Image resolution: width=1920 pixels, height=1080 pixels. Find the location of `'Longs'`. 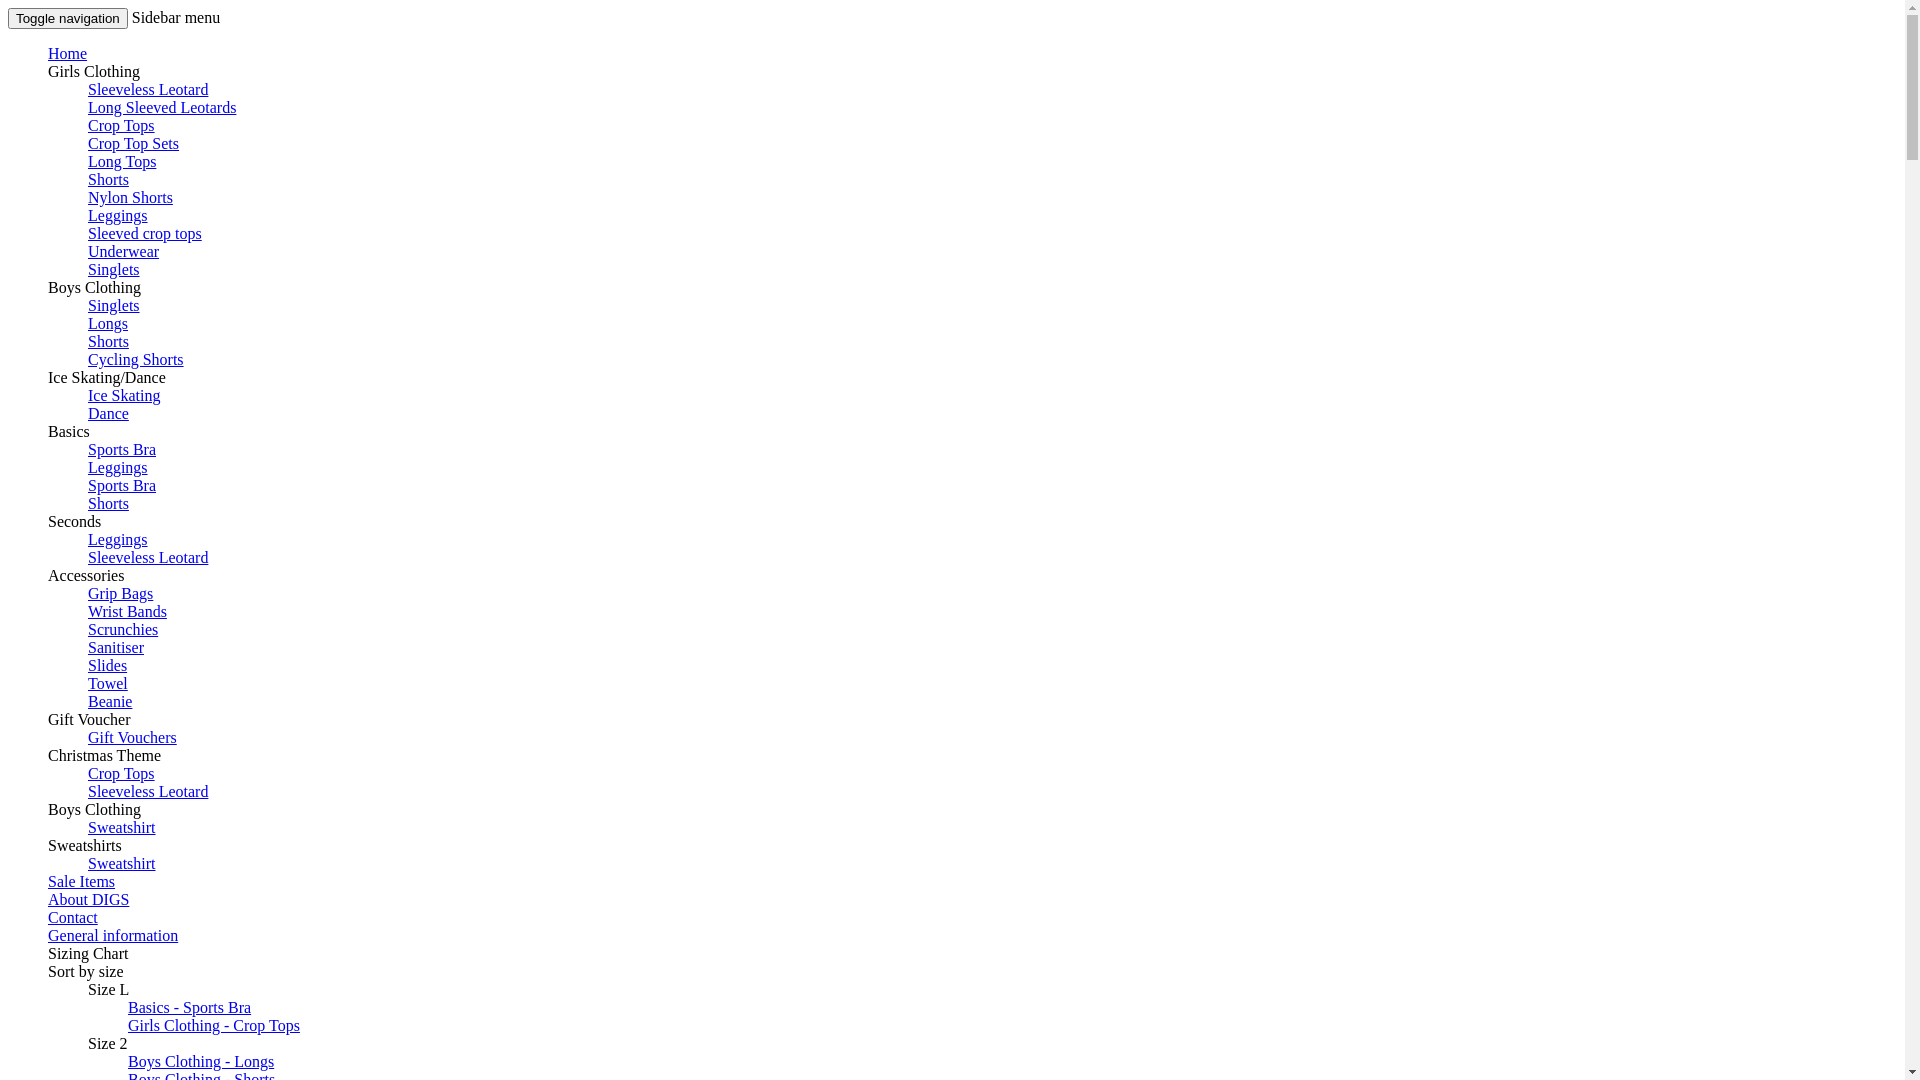

'Longs' is located at coordinates (106, 322).